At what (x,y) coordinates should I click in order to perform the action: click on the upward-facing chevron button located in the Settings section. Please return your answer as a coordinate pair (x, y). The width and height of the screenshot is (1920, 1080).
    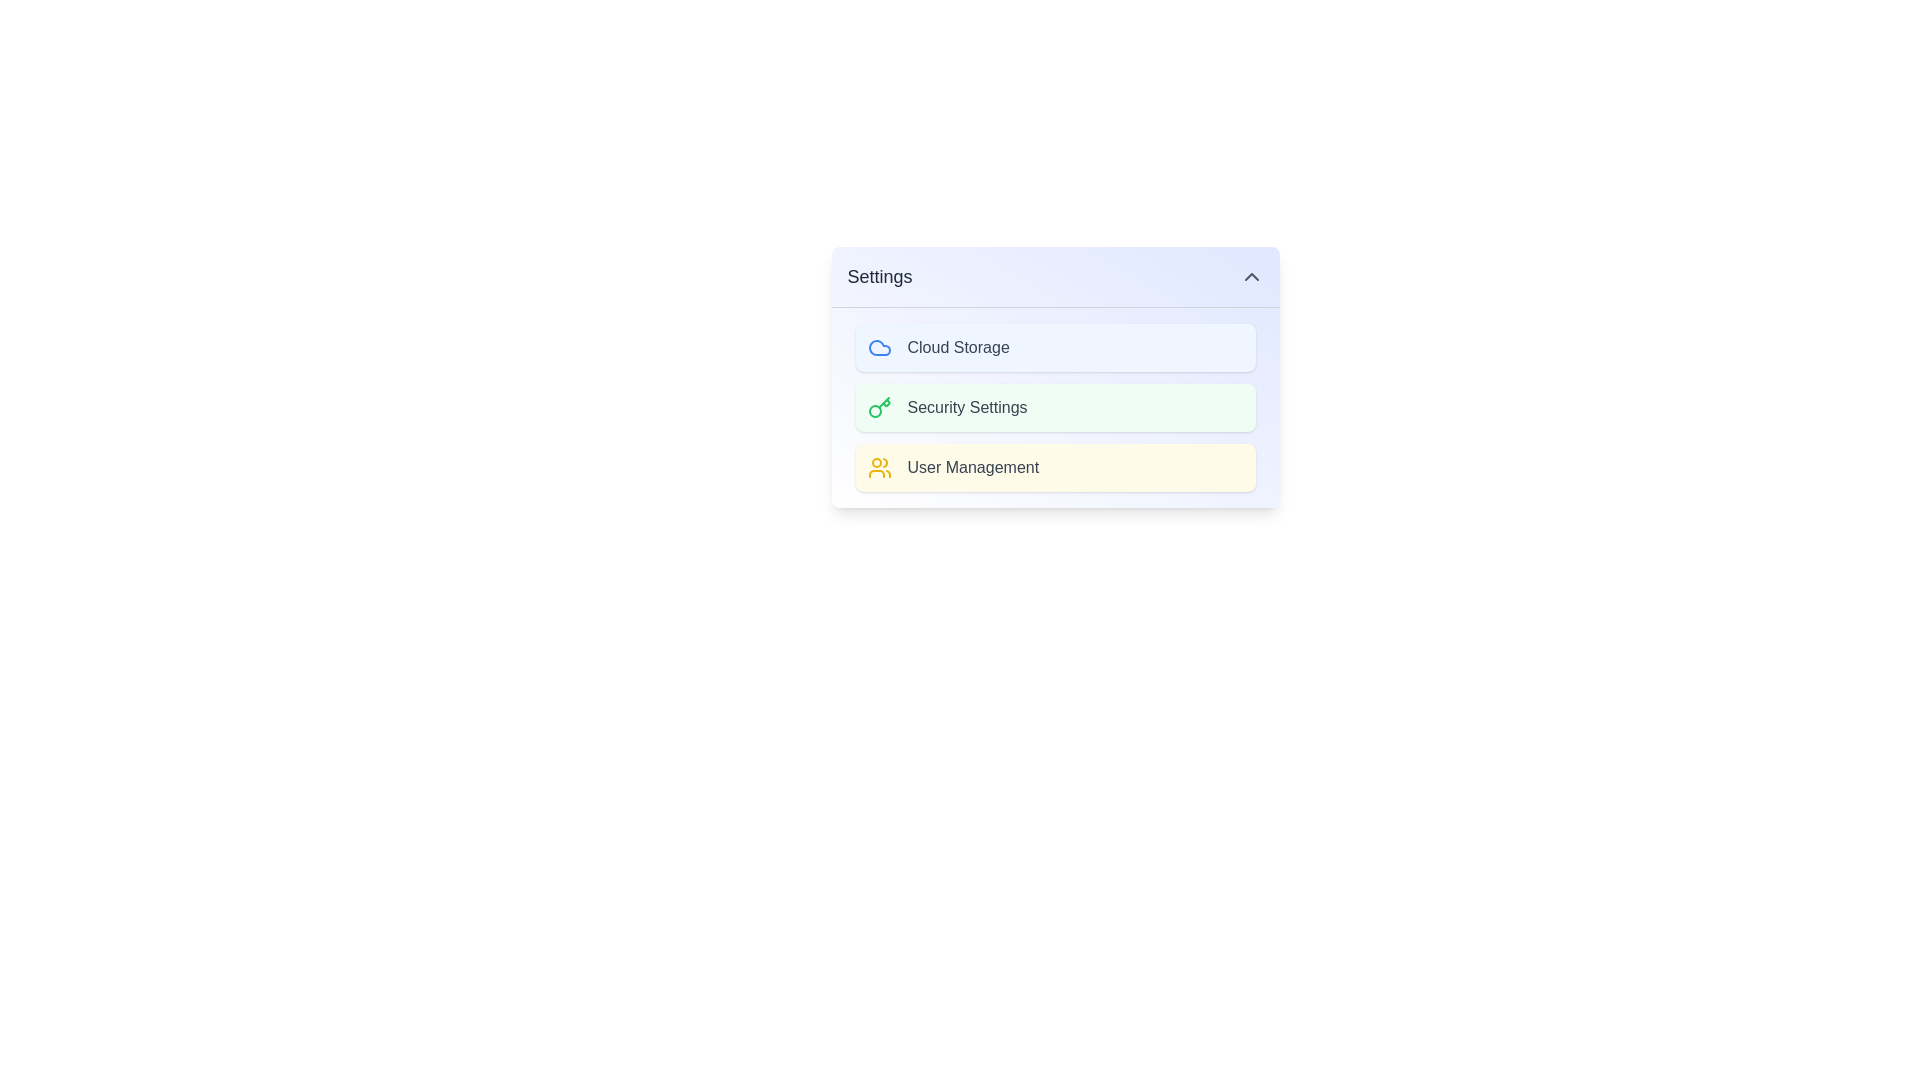
    Looking at the image, I should click on (1250, 277).